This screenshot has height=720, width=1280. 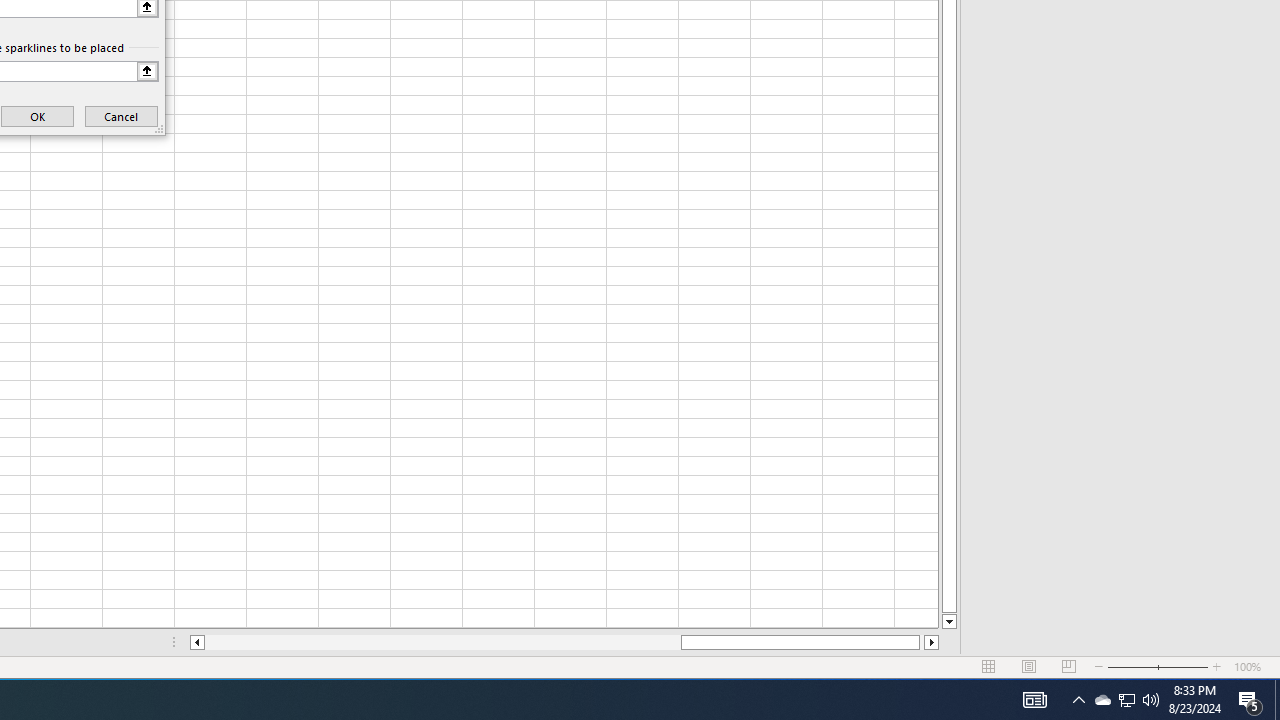 I want to click on 'Page right', so click(x=921, y=642).